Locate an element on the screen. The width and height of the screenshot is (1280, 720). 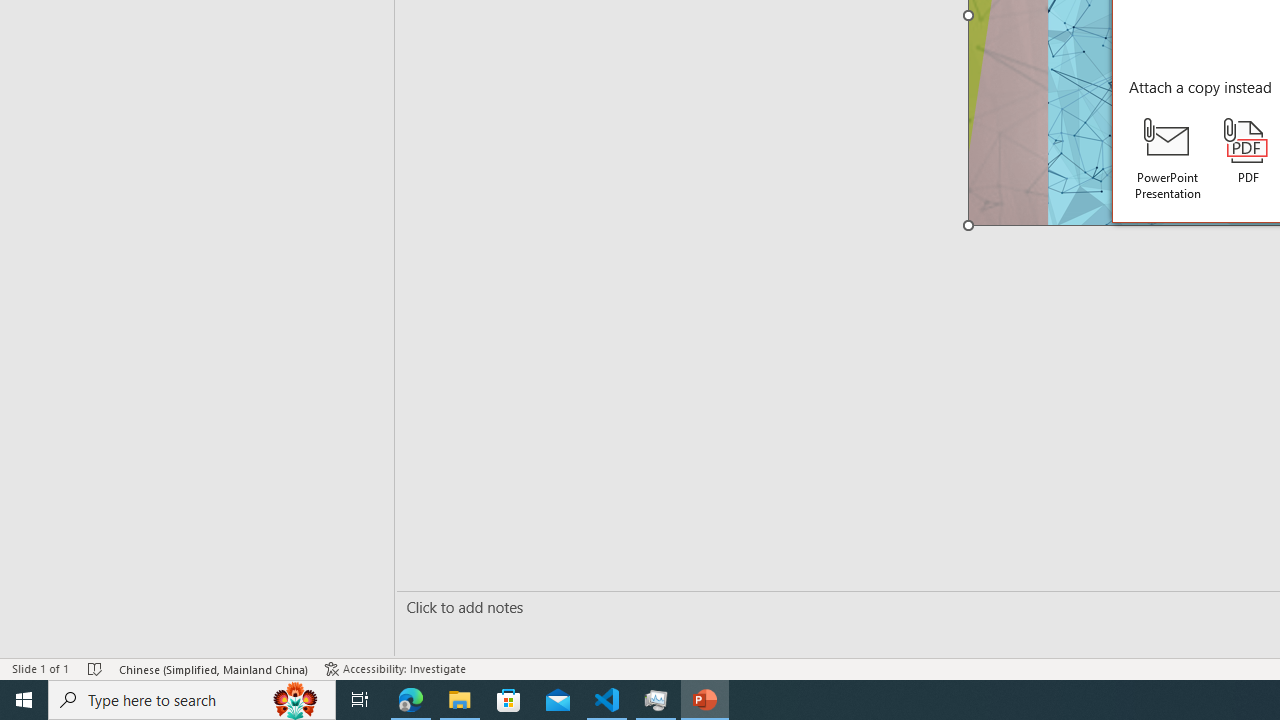
'PowerPoint - 1 running window' is located at coordinates (705, 698).